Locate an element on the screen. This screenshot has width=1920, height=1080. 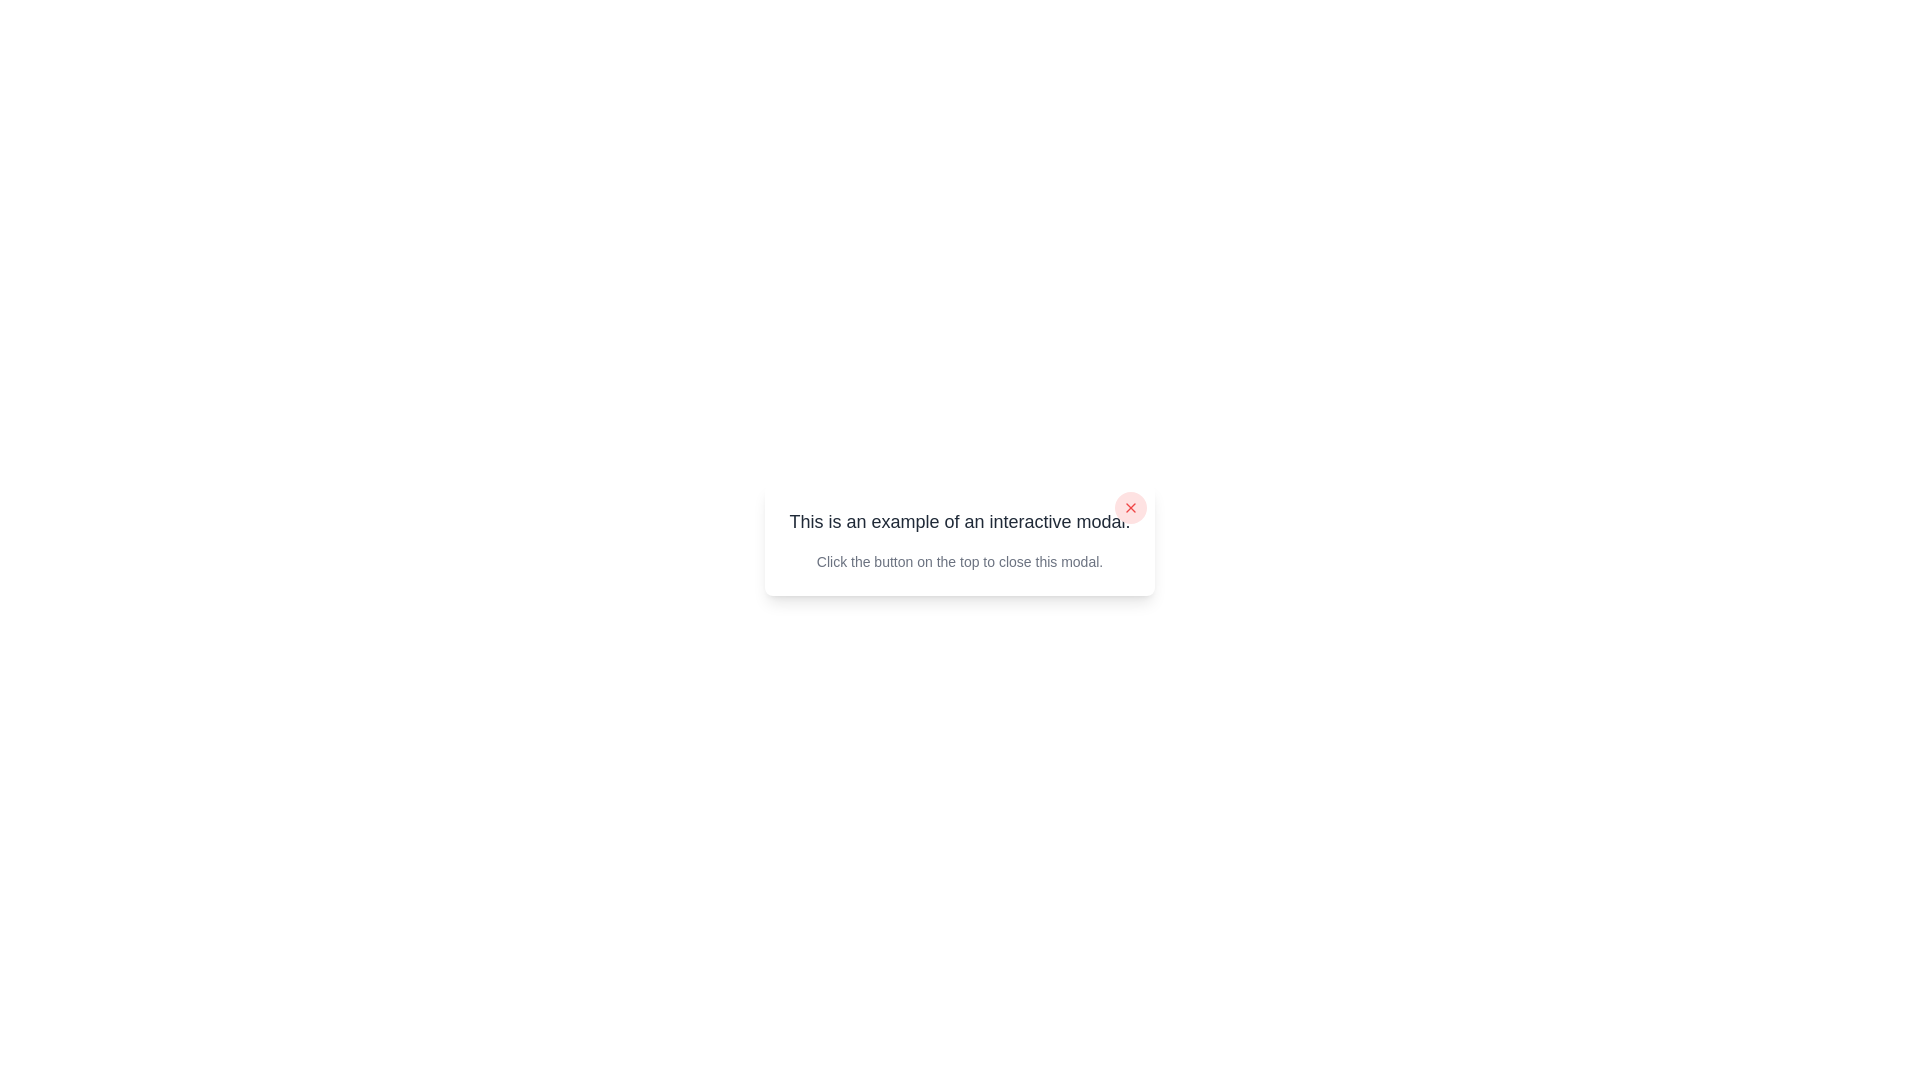
the red 'X' button in the top-right corner of the modal dialog is located at coordinates (1130, 507).